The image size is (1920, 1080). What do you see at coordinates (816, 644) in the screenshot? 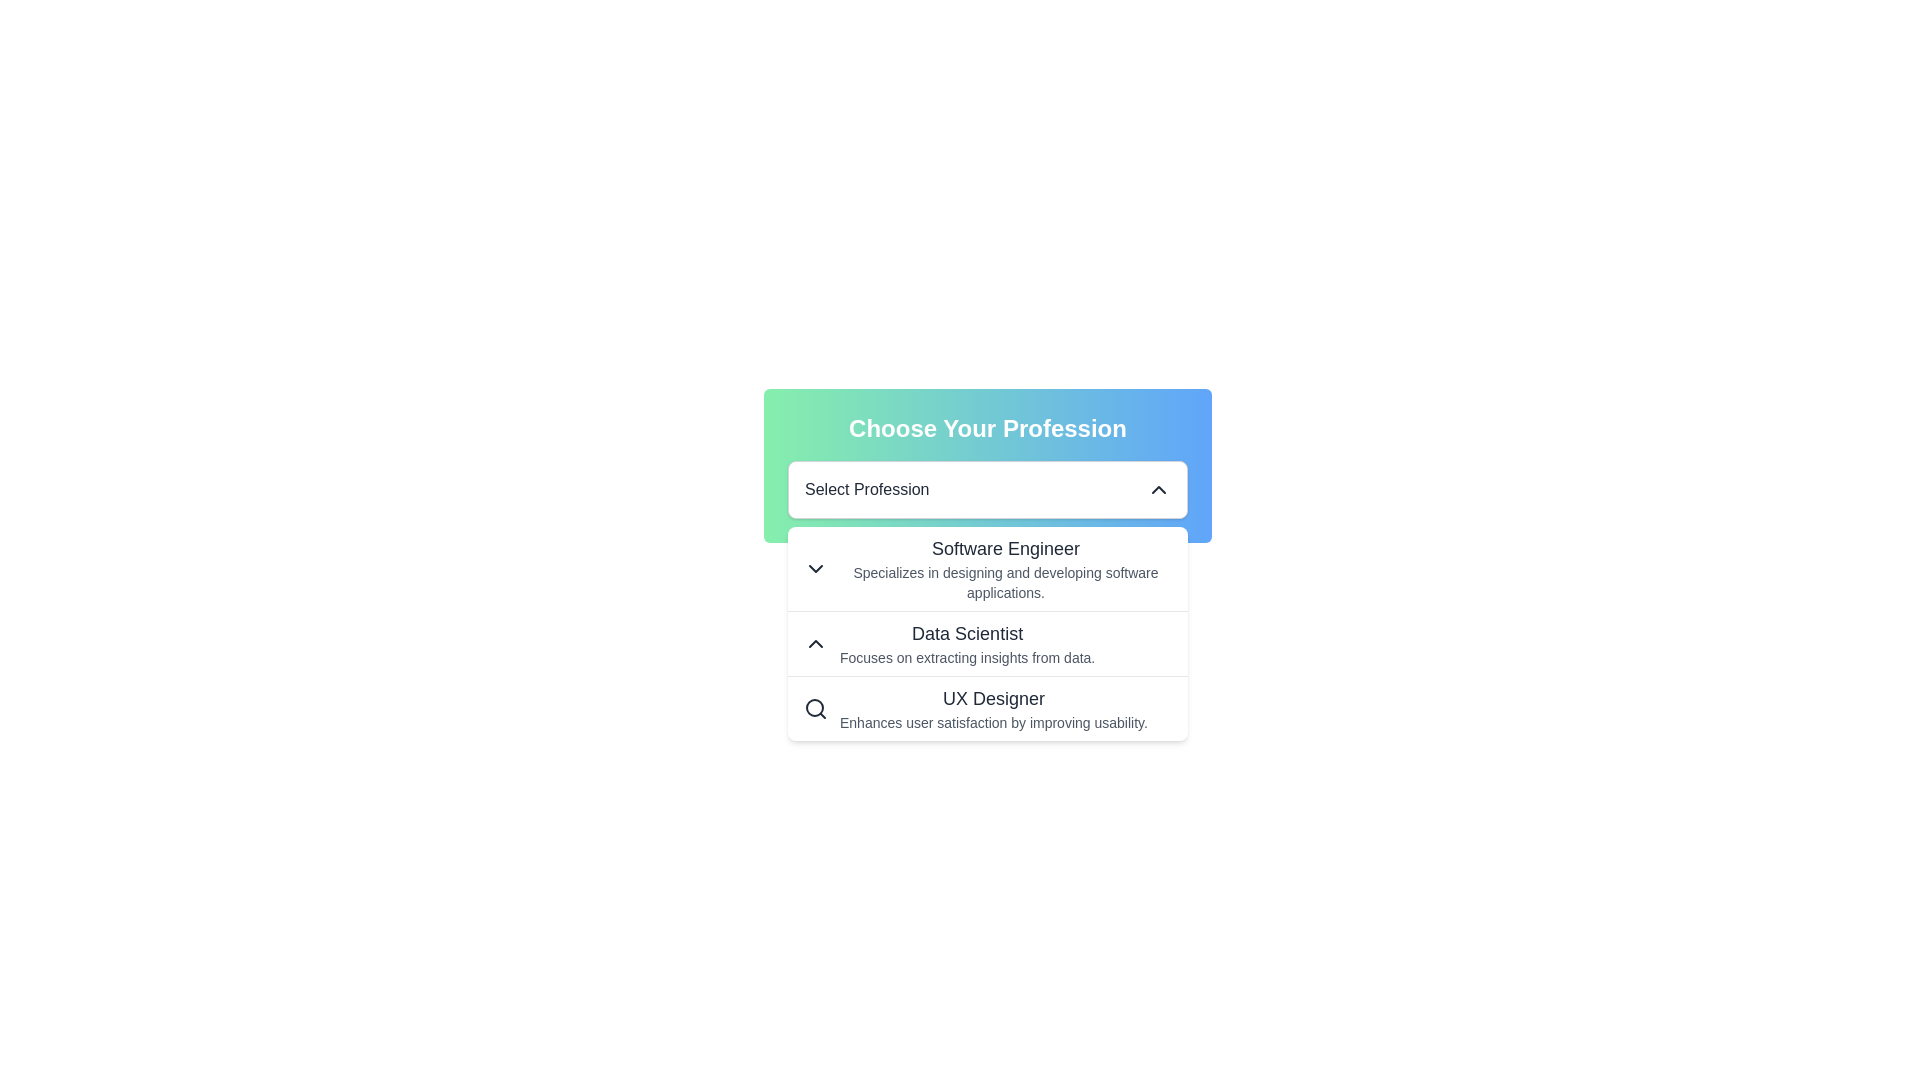
I see `the upward-pointing chevron icon with a black outline, located to the left of the 'Data Scientist' label` at bounding box center [816, 644].